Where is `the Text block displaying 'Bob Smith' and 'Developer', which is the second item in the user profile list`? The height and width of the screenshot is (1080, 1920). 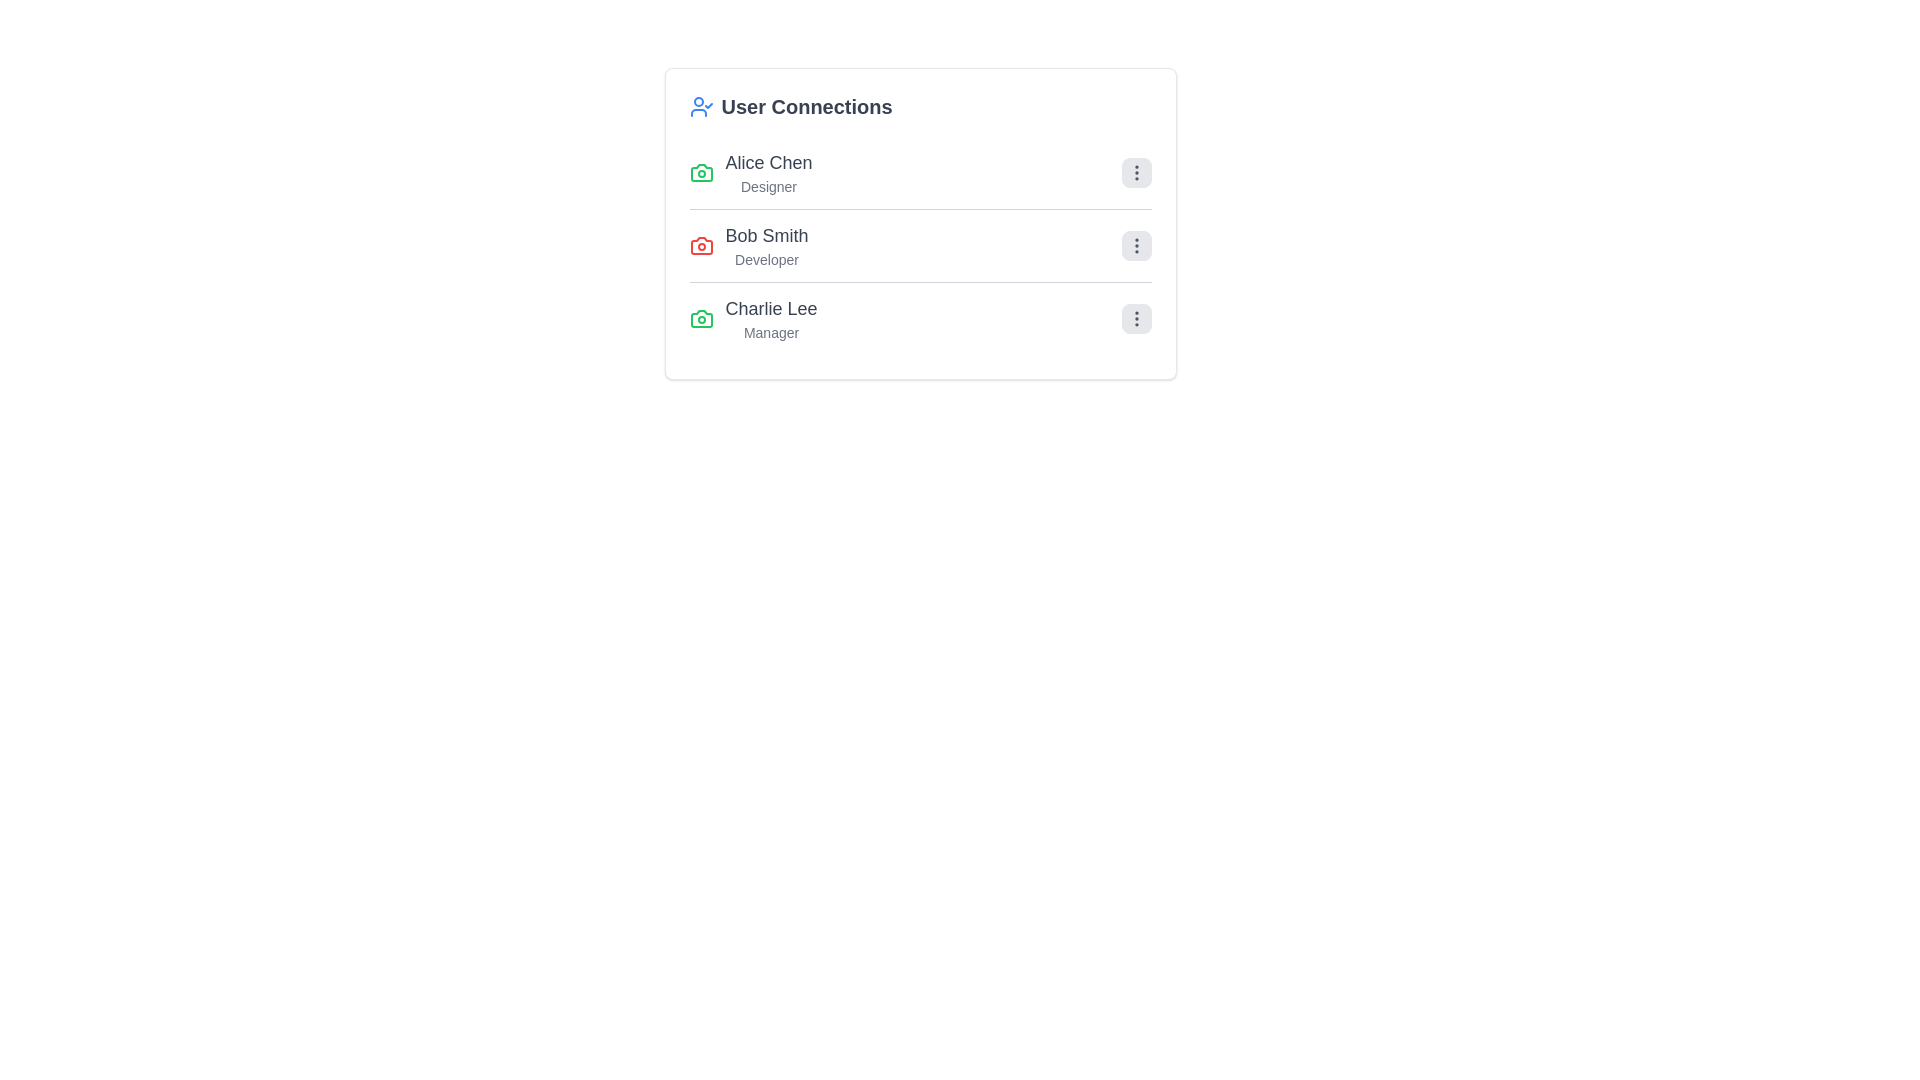
the Text block displaying 'Bob Smith' and 'Developer', which is the second item in the user profile list is located at coordinates (766, 245).